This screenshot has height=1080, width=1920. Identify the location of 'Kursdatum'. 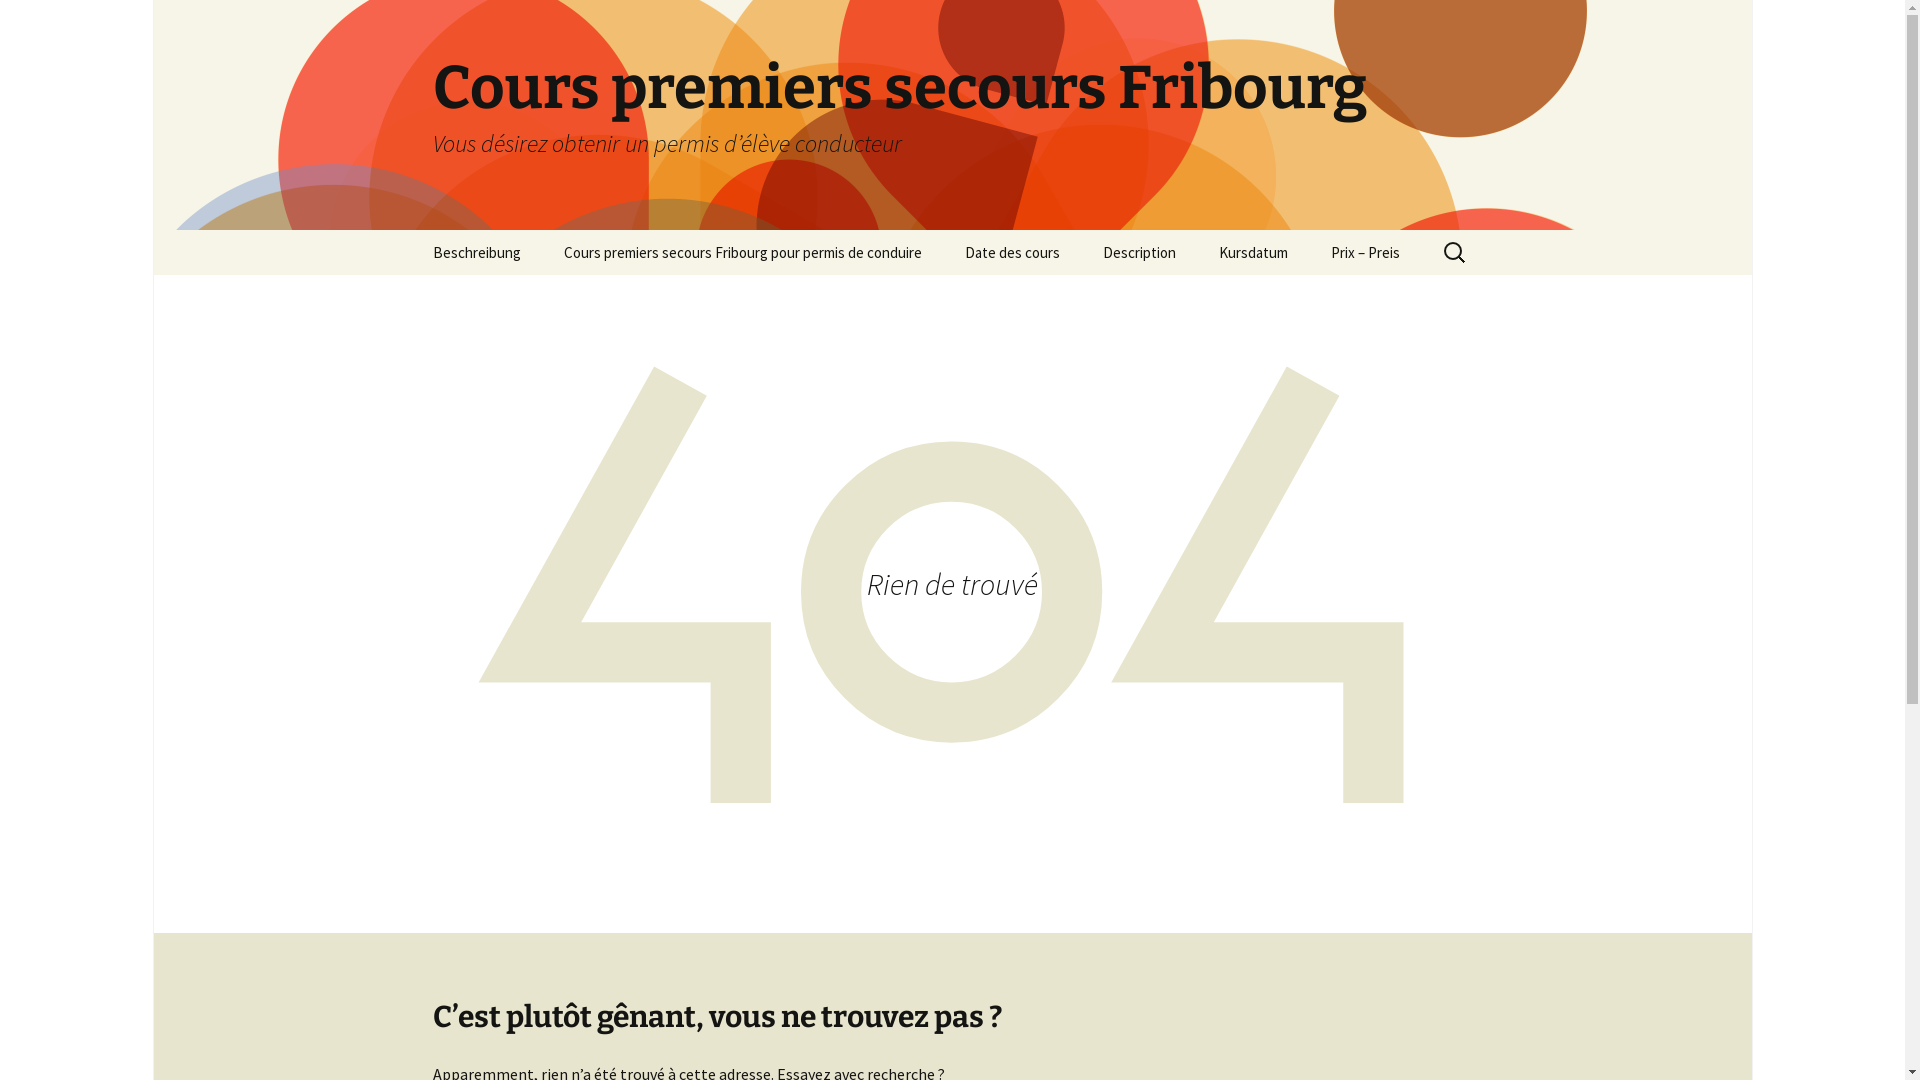
(1251, 251).